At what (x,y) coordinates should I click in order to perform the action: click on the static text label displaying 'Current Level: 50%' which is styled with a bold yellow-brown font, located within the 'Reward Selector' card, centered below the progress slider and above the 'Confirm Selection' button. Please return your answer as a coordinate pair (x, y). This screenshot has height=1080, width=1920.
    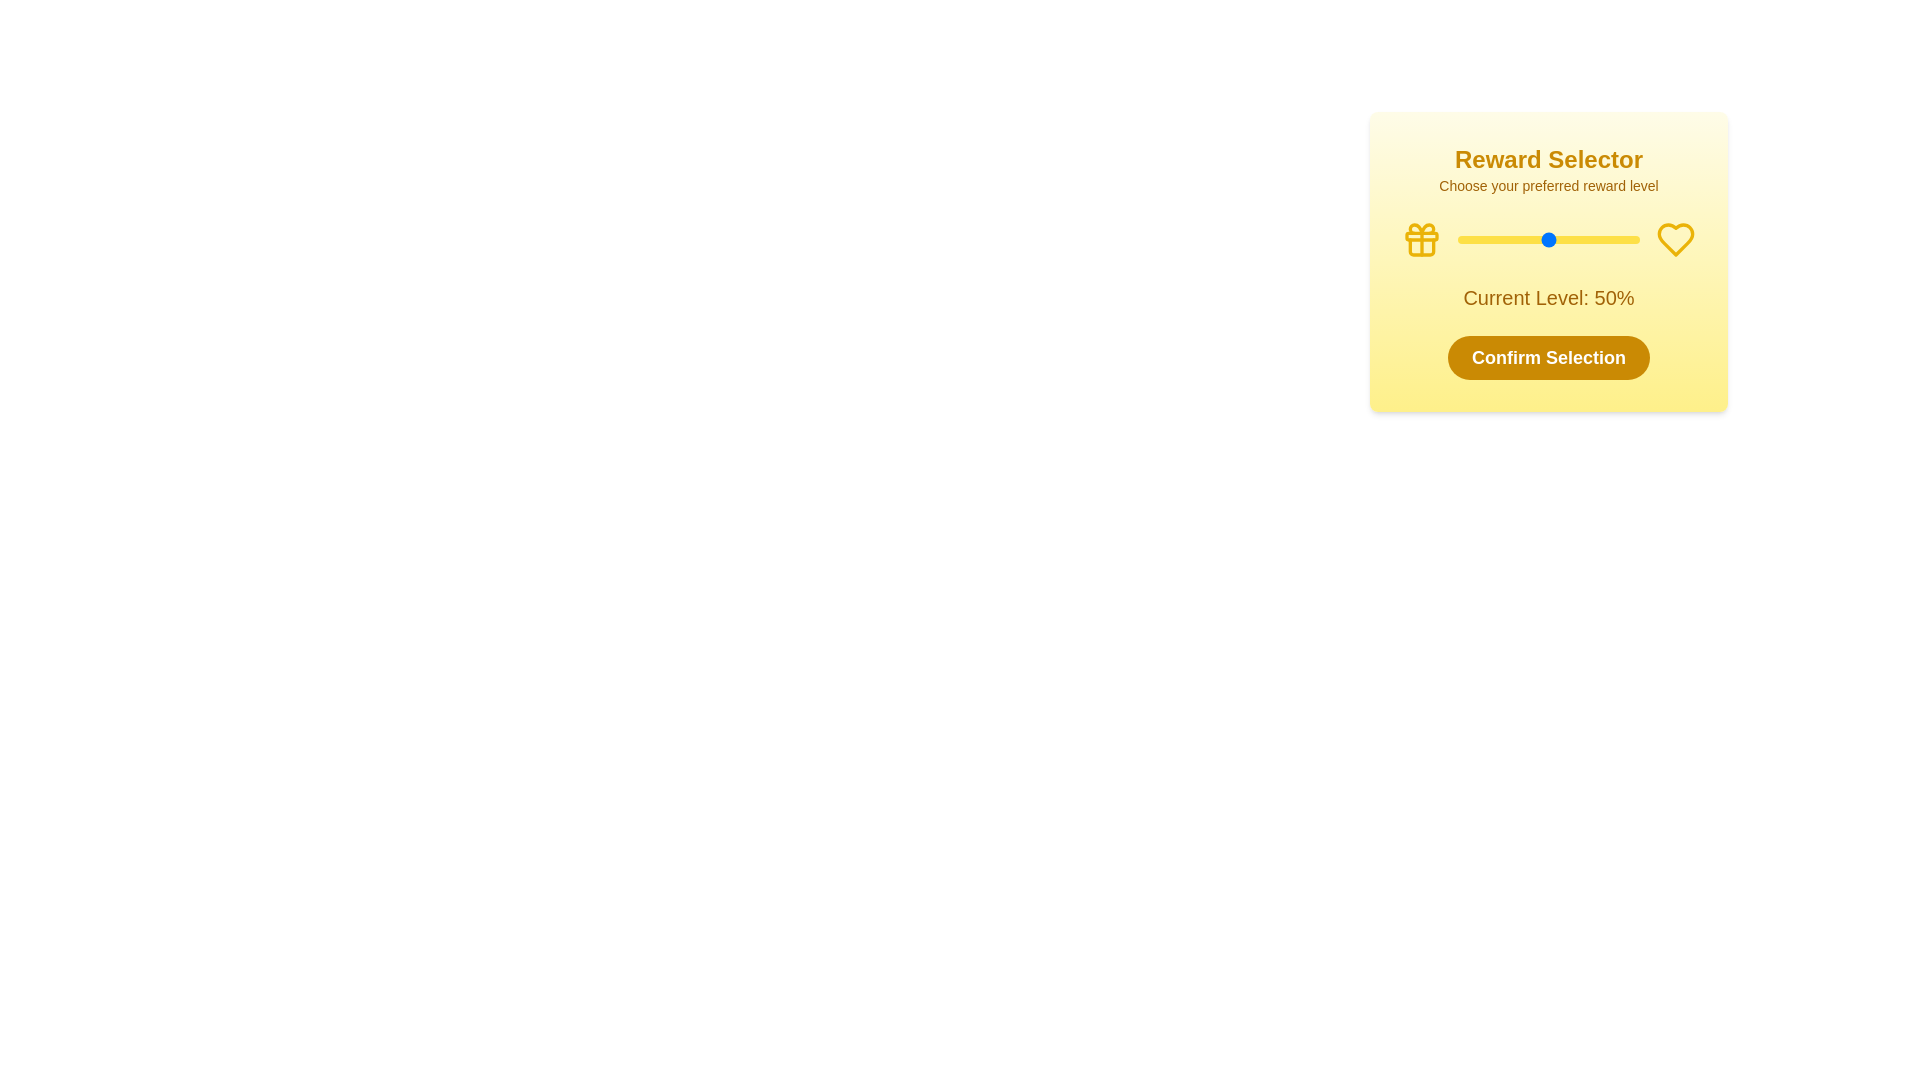
    Looking at the image, I should click on (1548, 297).